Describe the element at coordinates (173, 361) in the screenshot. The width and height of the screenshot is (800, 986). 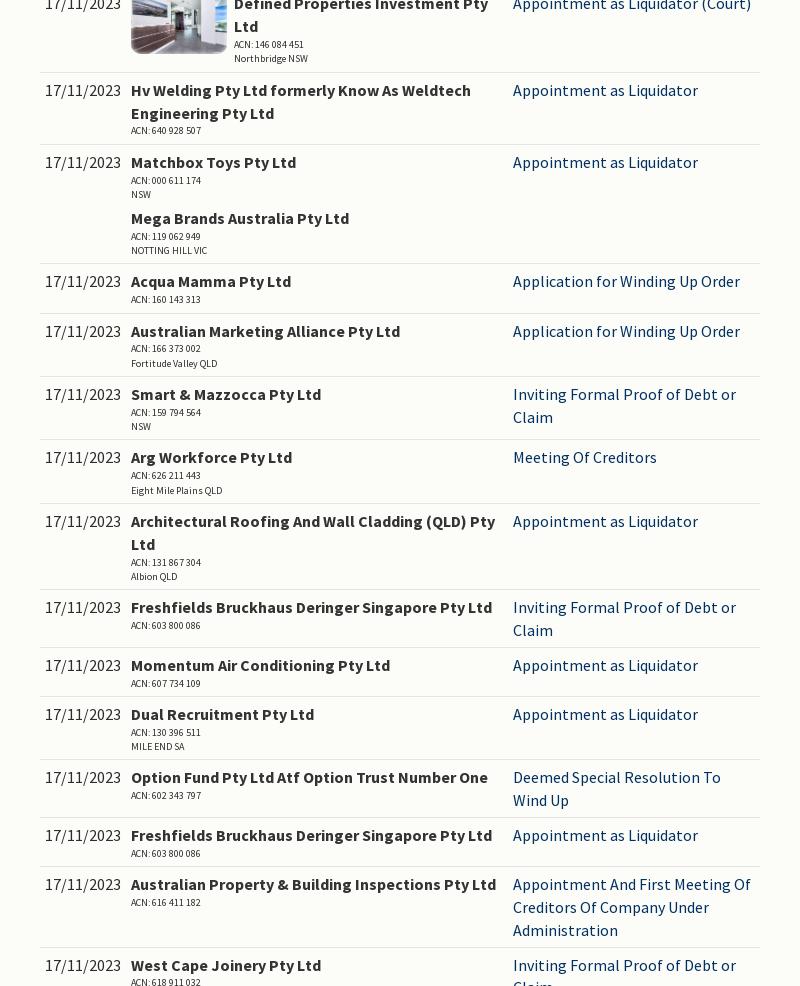
I see `'Fortitude Valley QLD'` at that location.